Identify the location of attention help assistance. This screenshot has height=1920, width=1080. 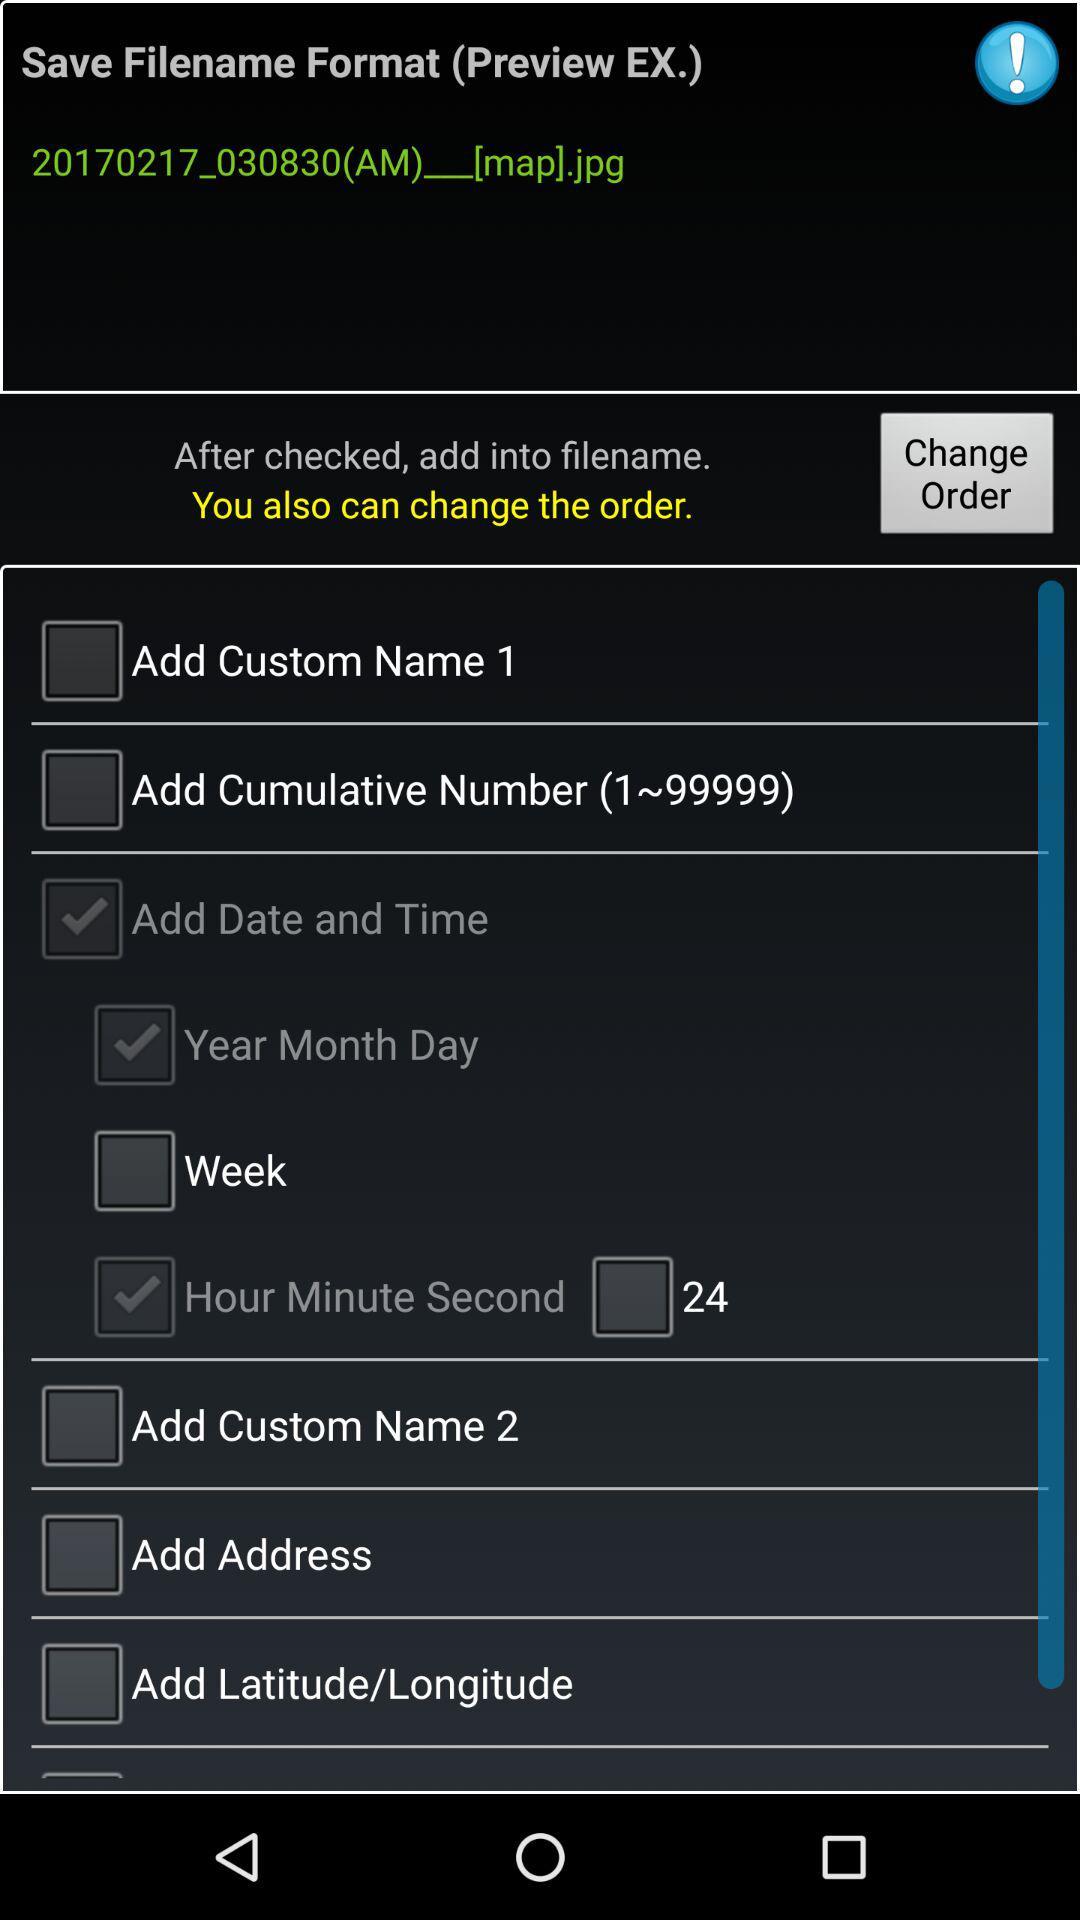
(1017, 62).